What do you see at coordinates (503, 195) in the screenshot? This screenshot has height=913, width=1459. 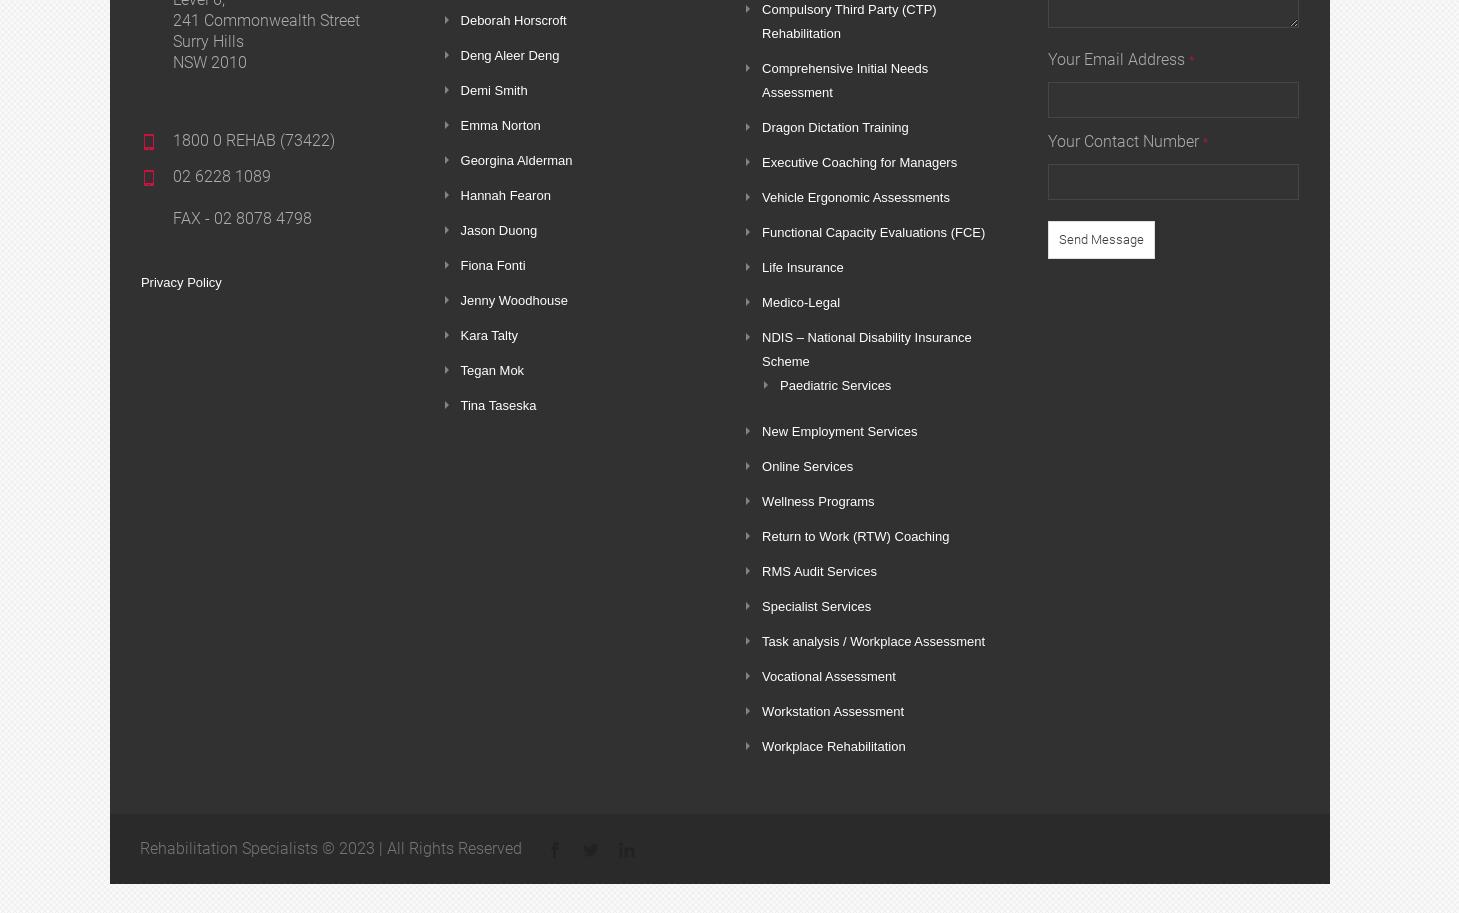 I see `'Hannah Fearon'` at bounding box center [503, 195].